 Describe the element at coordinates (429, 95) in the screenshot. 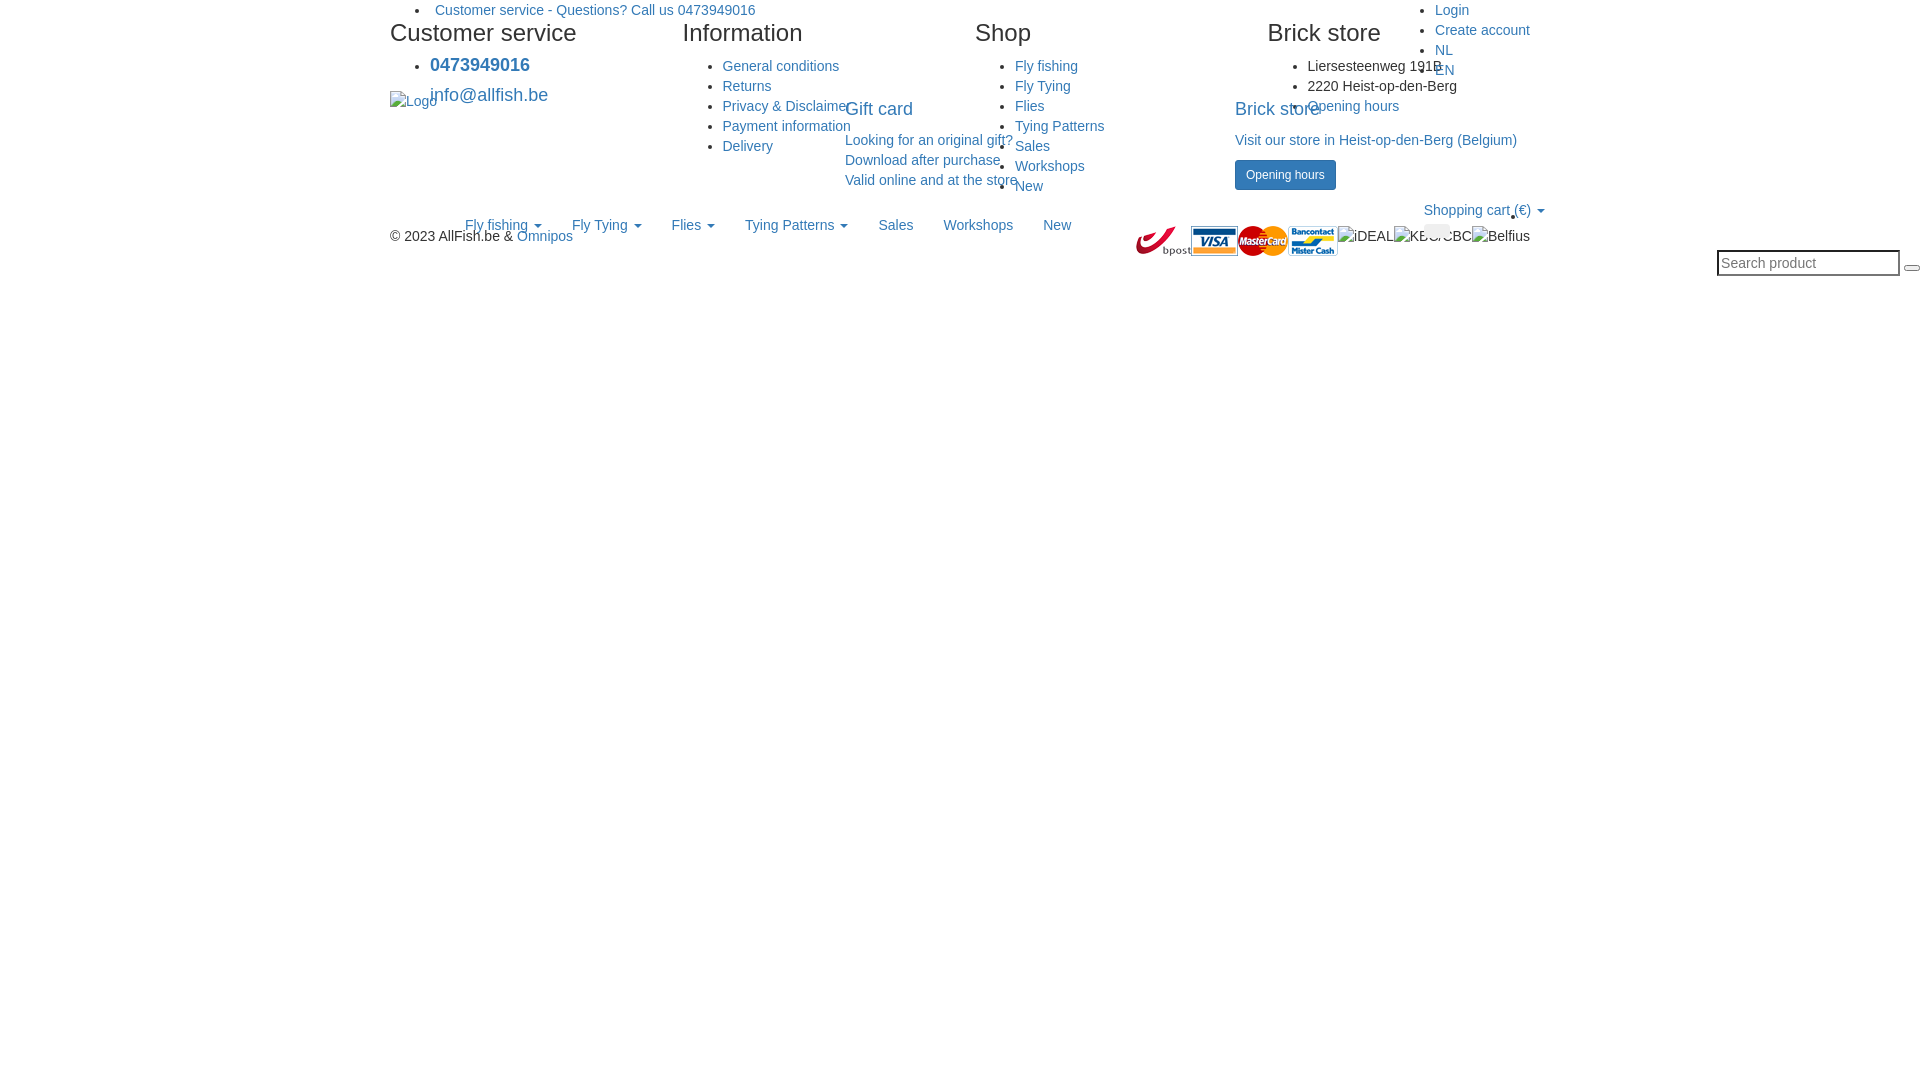

I see `'info@allfish.be'` at that location.